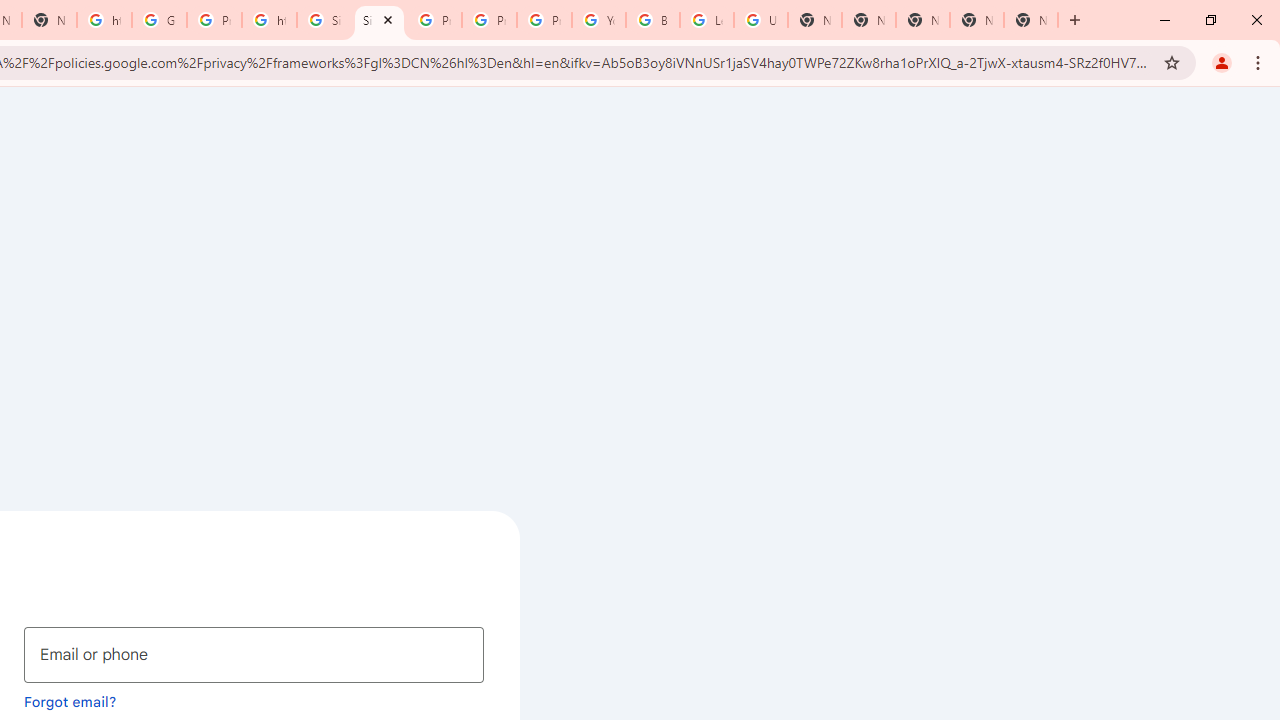 This screenshot has width=1280, height=720. What do you see at coordinates (598, 20) in the screenshot?
I see `'YouTube'` at bounding box center [598, 20].